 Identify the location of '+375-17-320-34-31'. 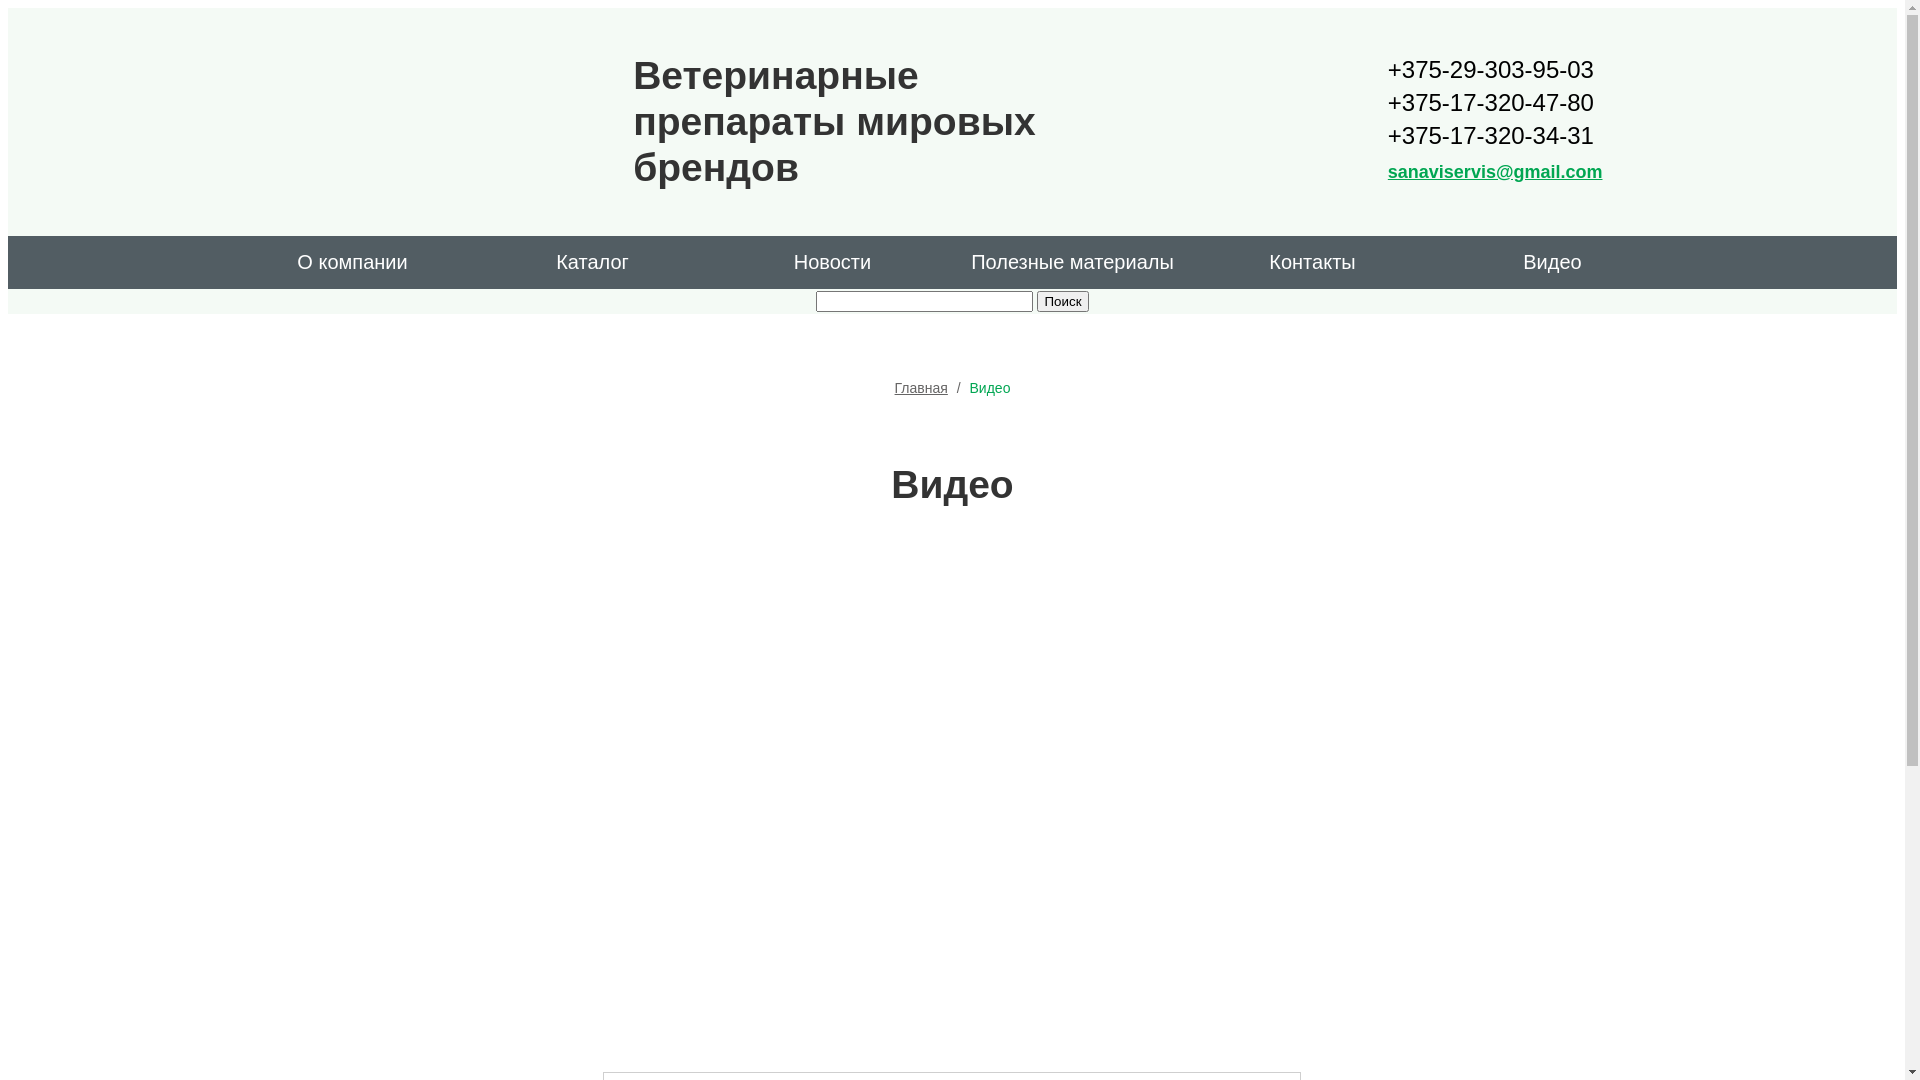
(1495, 135).